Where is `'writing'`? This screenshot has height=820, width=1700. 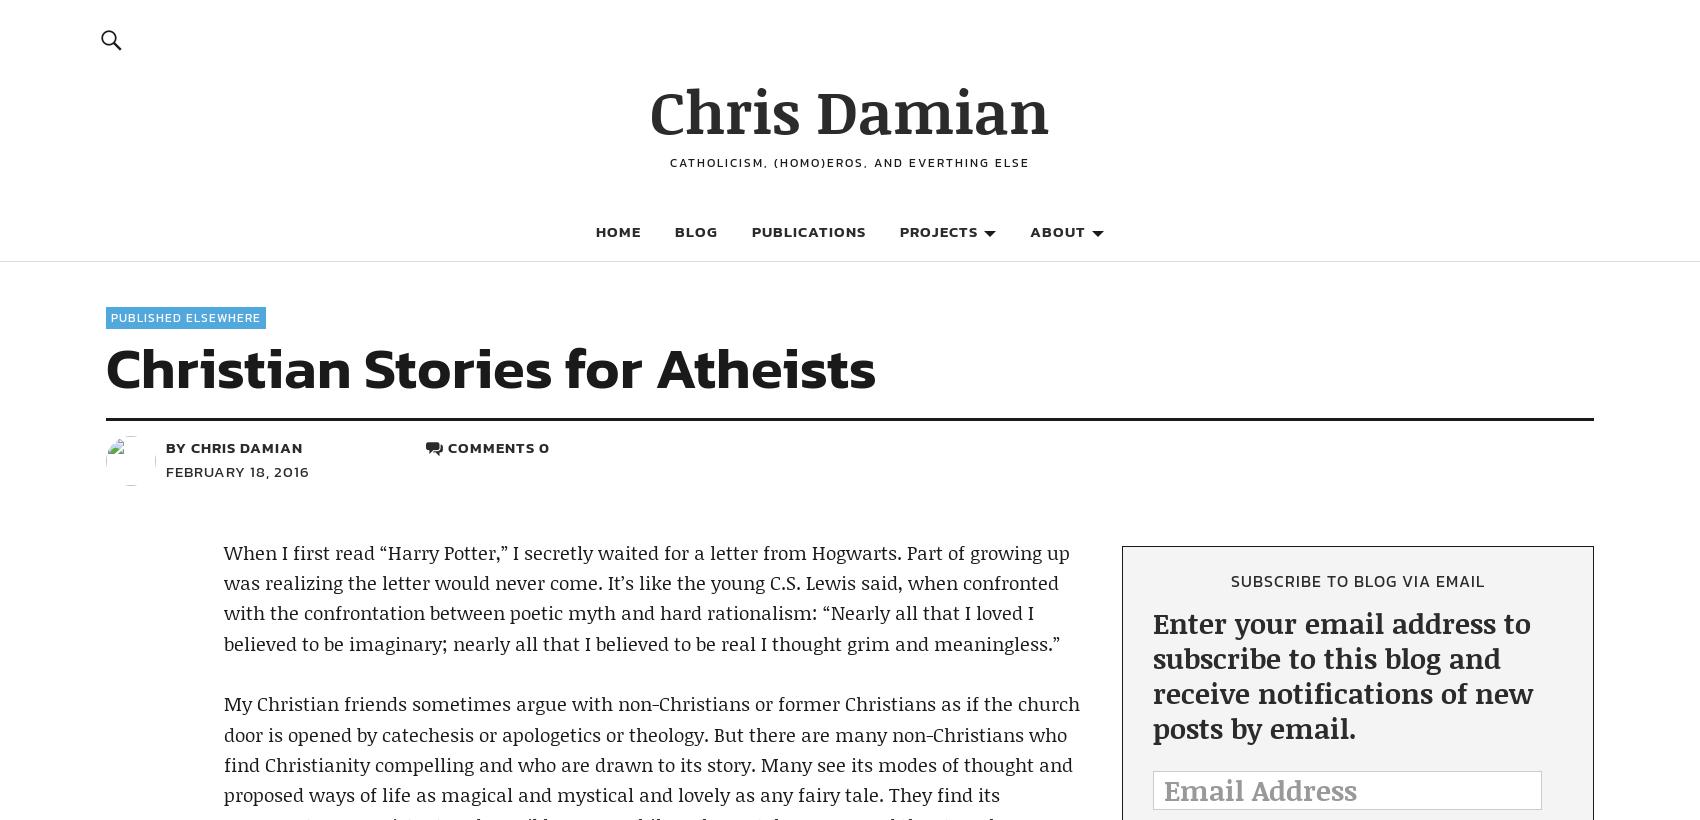
'writing' is located at coordinates (954, 541).